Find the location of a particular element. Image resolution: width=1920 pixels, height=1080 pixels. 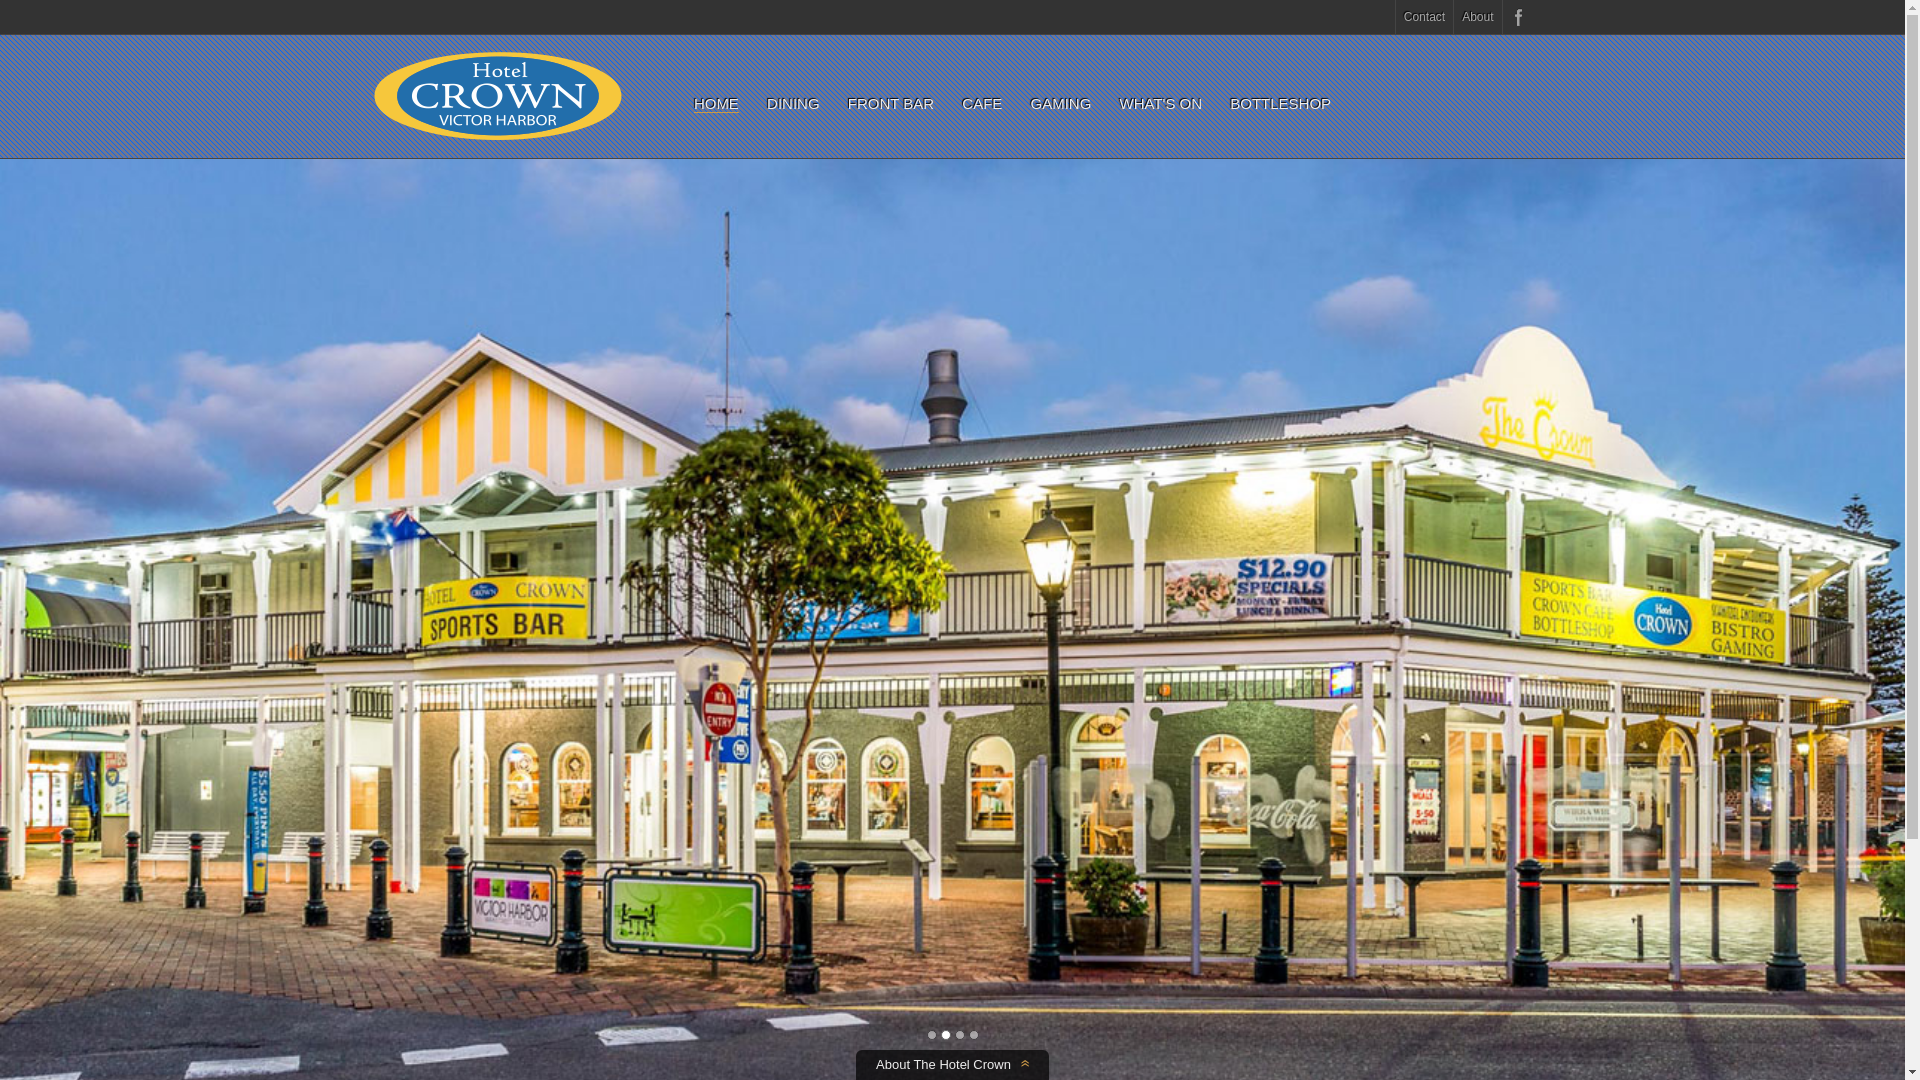

'CAFE' is located at coordinates (982, 103).